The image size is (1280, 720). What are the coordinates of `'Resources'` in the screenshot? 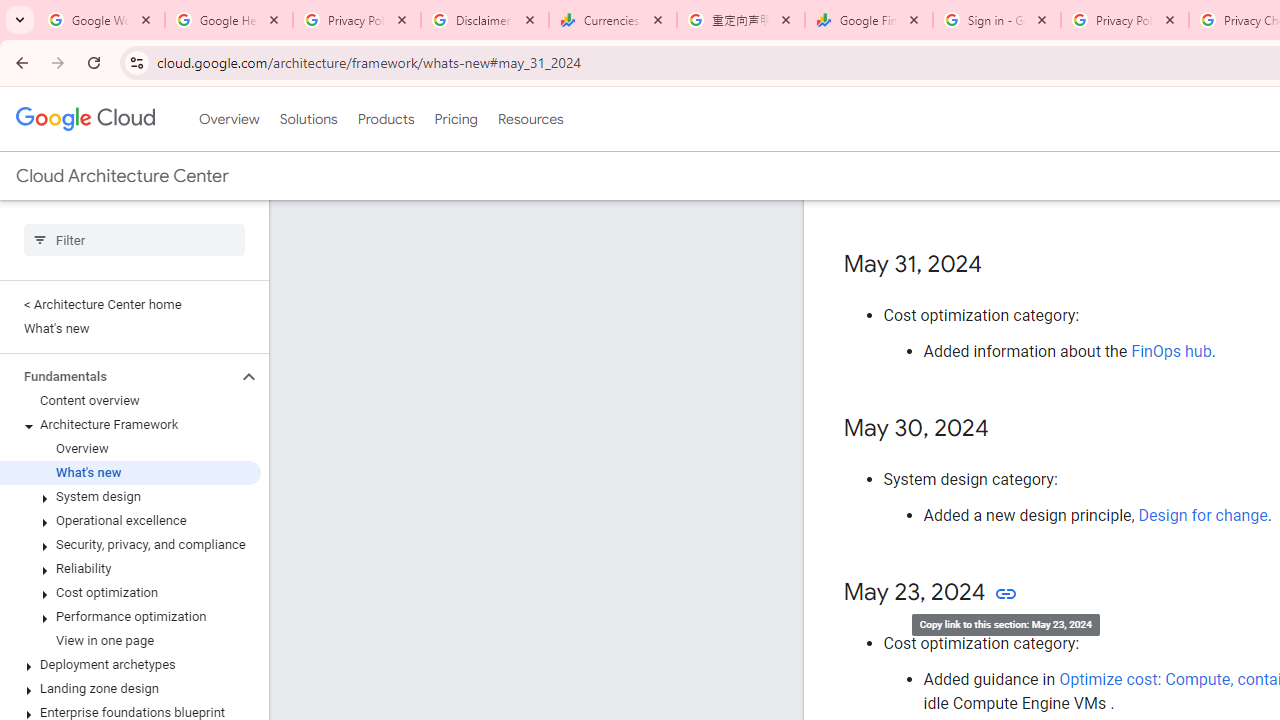 It's located at (530, 119).